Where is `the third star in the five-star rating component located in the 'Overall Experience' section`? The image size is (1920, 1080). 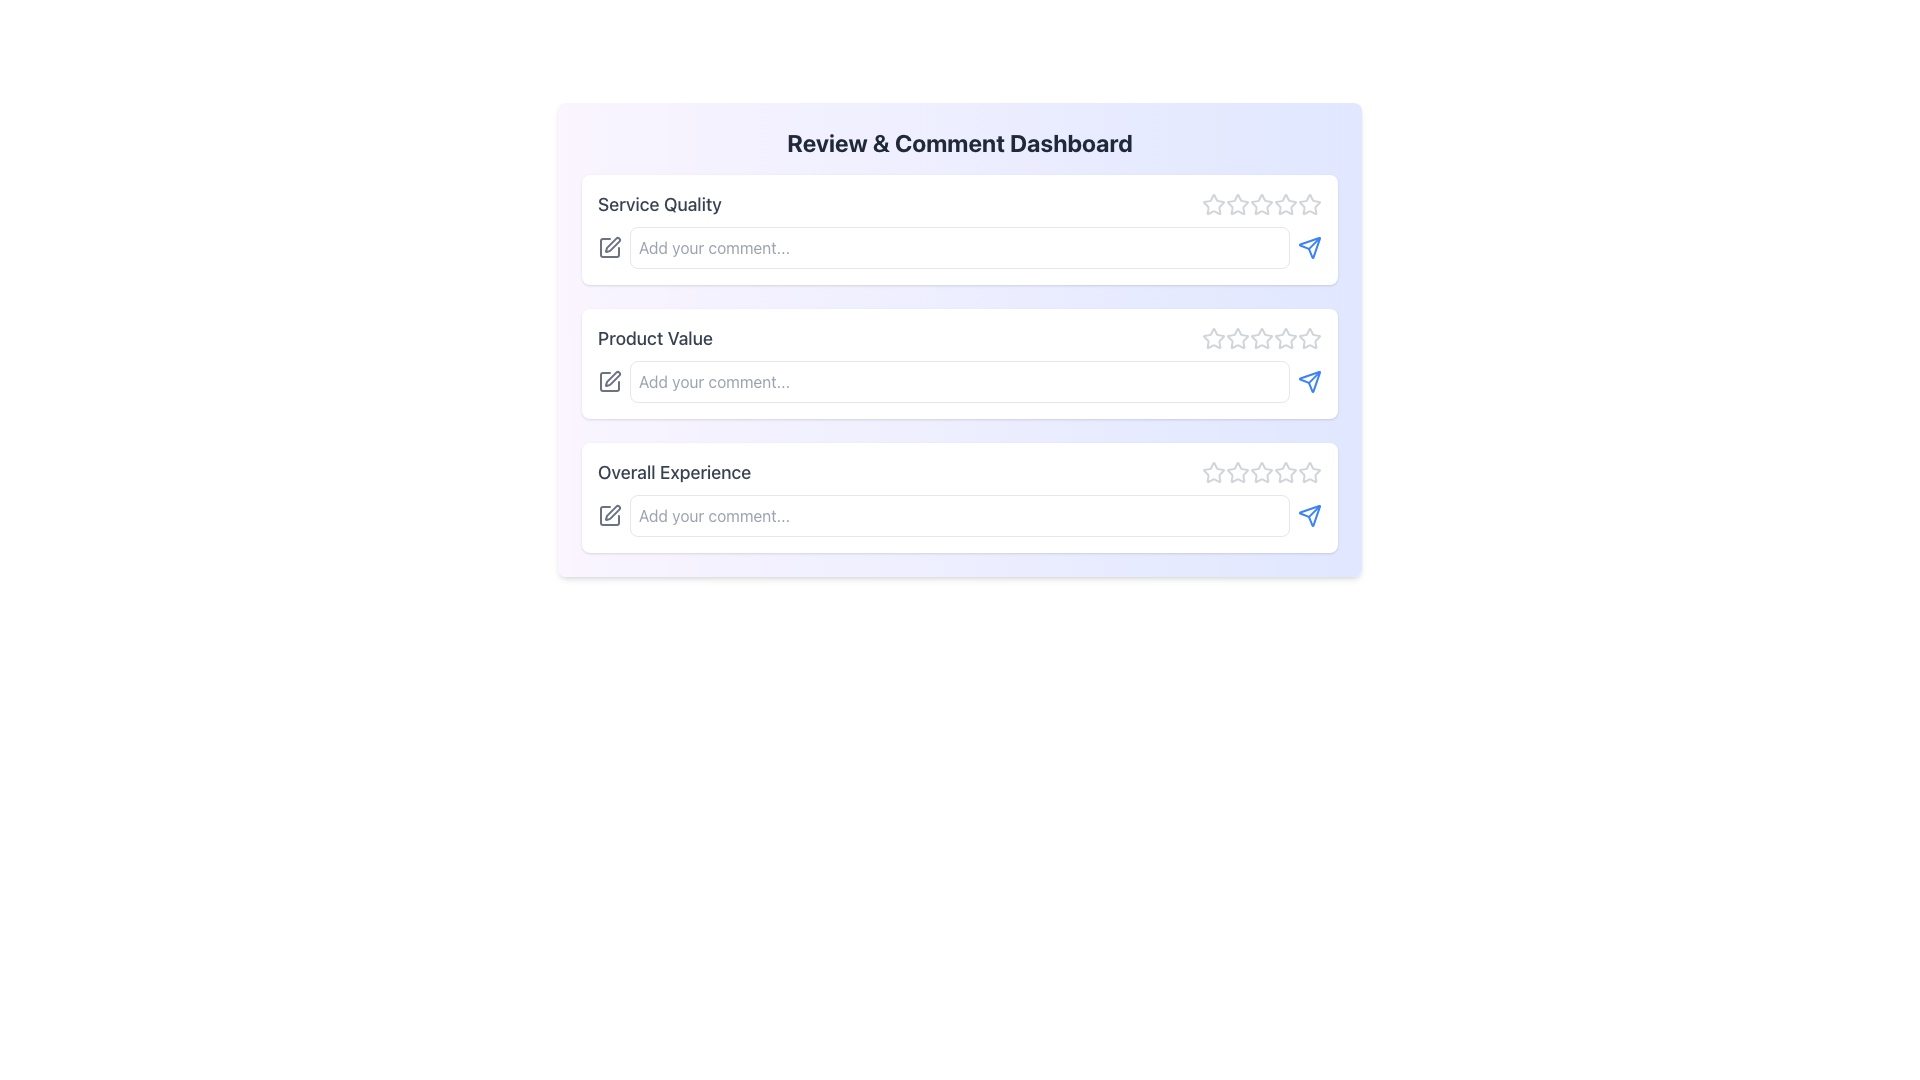 the third star in the five-star rating component located in the 'Overall Experience' section is located at coordinates (1261, 473).